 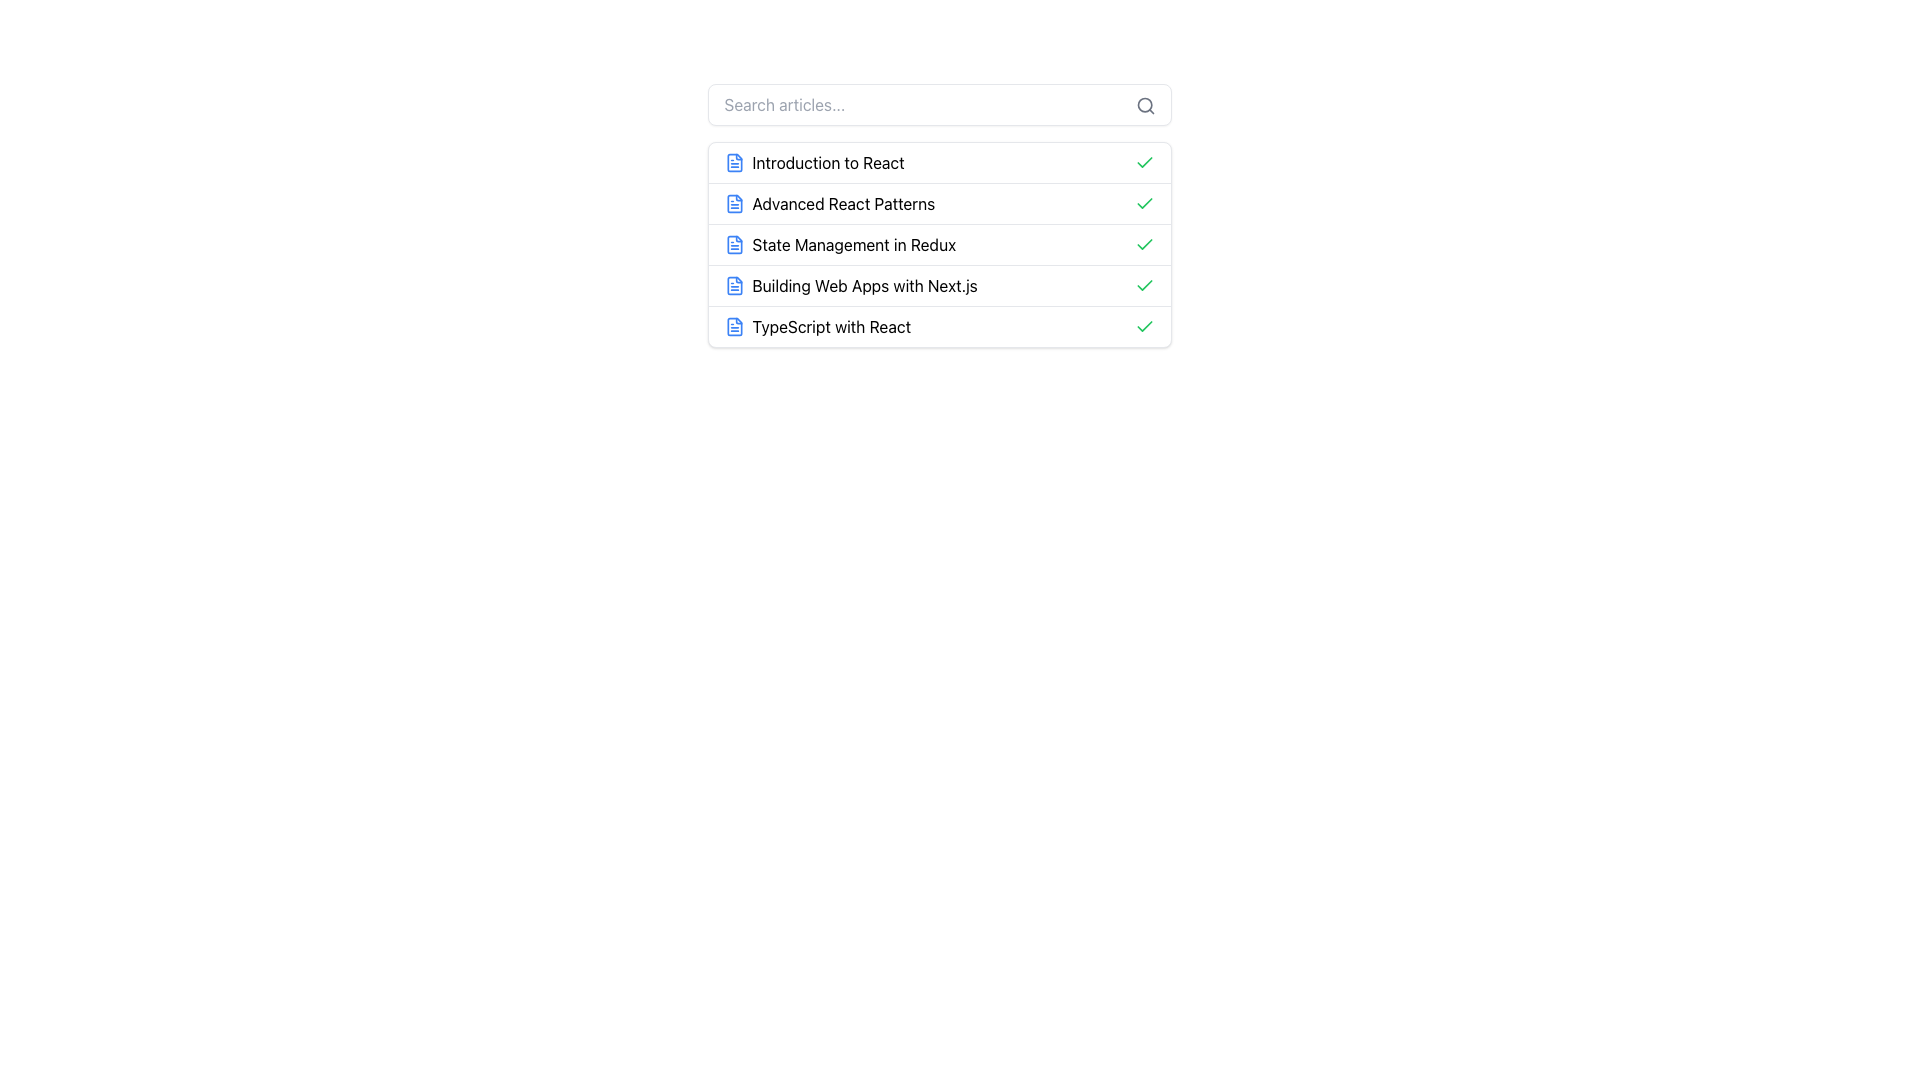 I want to click on the second item in the vertically stacked list within the card-like structure, so click(x=938, y=203).